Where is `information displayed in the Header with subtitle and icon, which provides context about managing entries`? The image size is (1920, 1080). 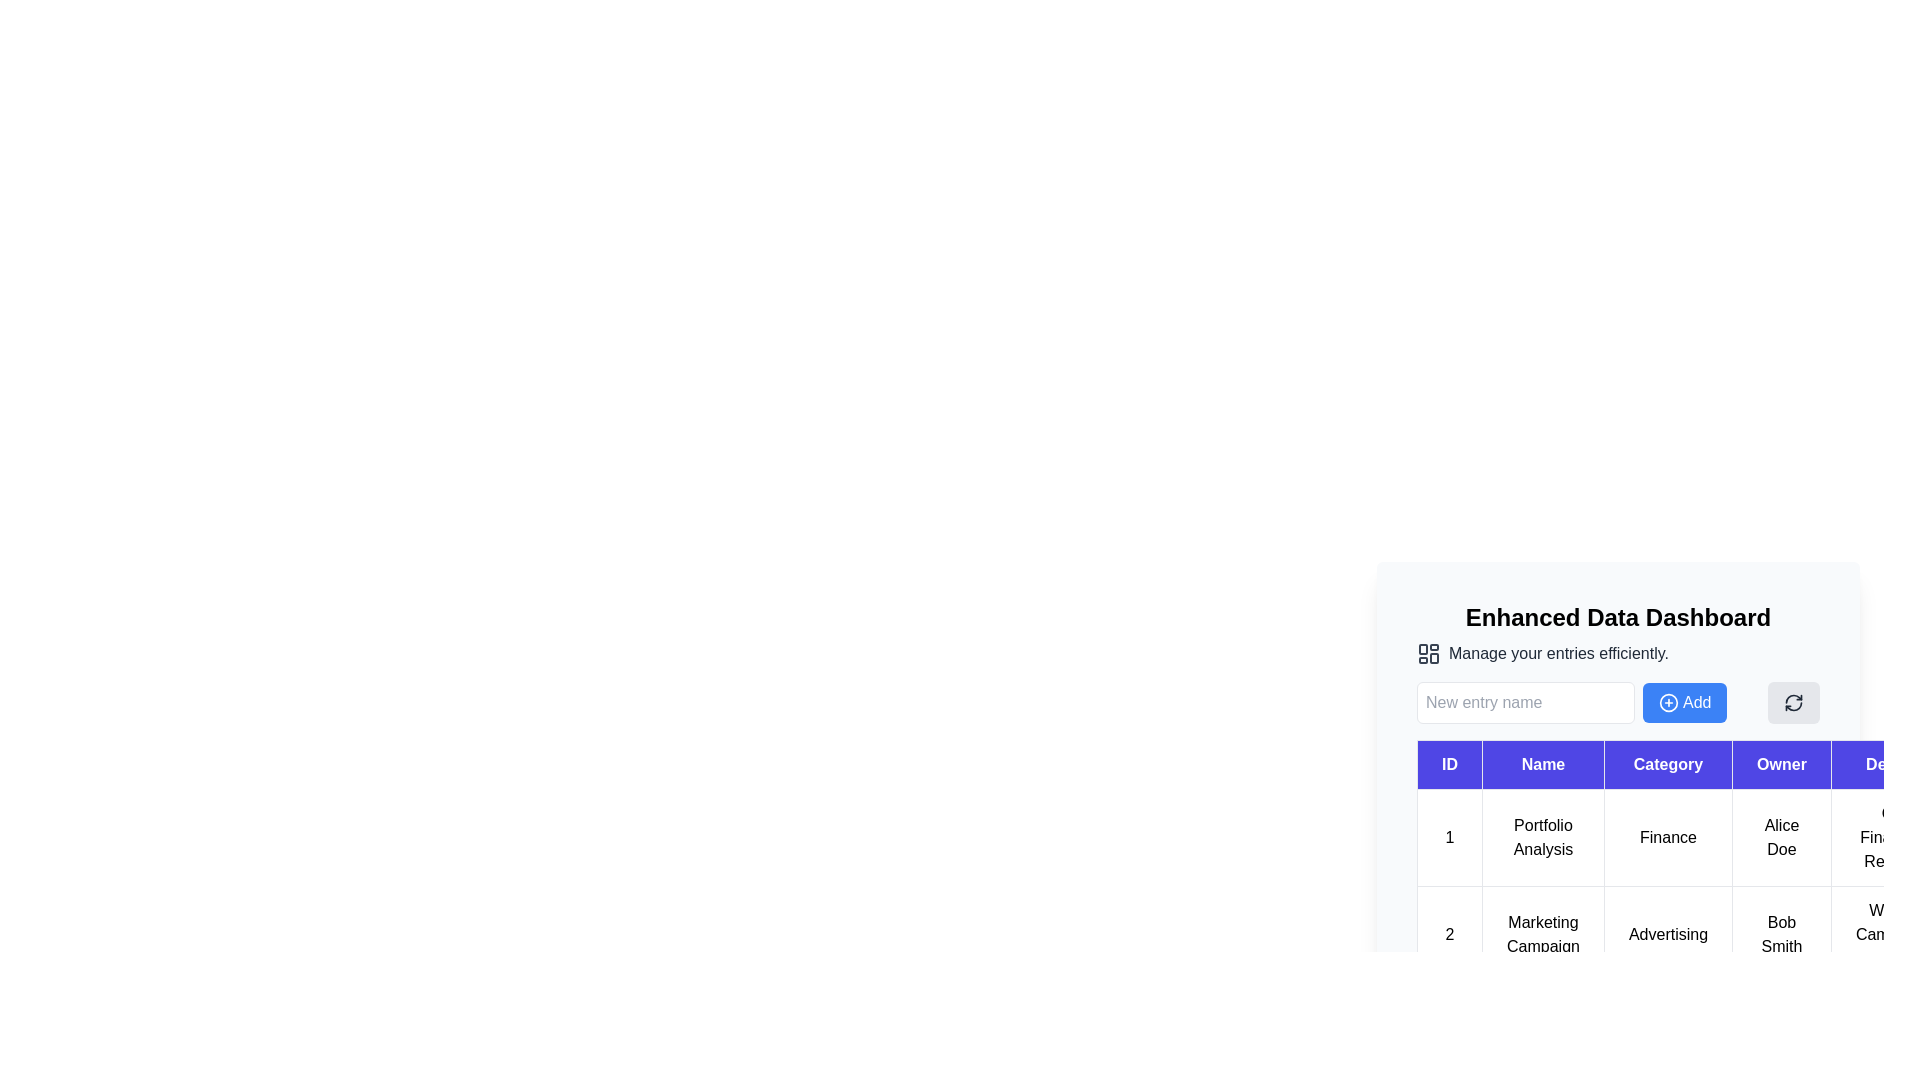
information displayed in the Header with subtitle and icon, which provides context about managing entries is located at coordinates (1618, 633).